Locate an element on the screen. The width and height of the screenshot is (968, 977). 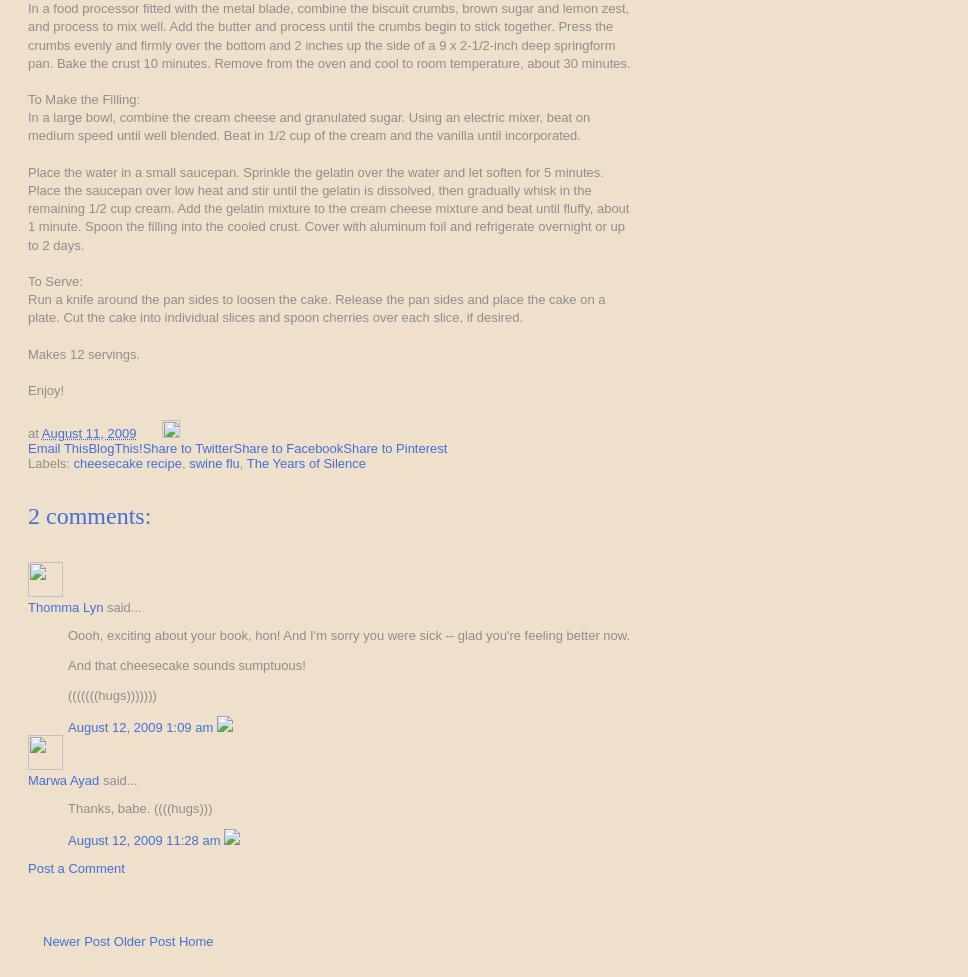
'Newer Post' is located at coordinates (75, 939).